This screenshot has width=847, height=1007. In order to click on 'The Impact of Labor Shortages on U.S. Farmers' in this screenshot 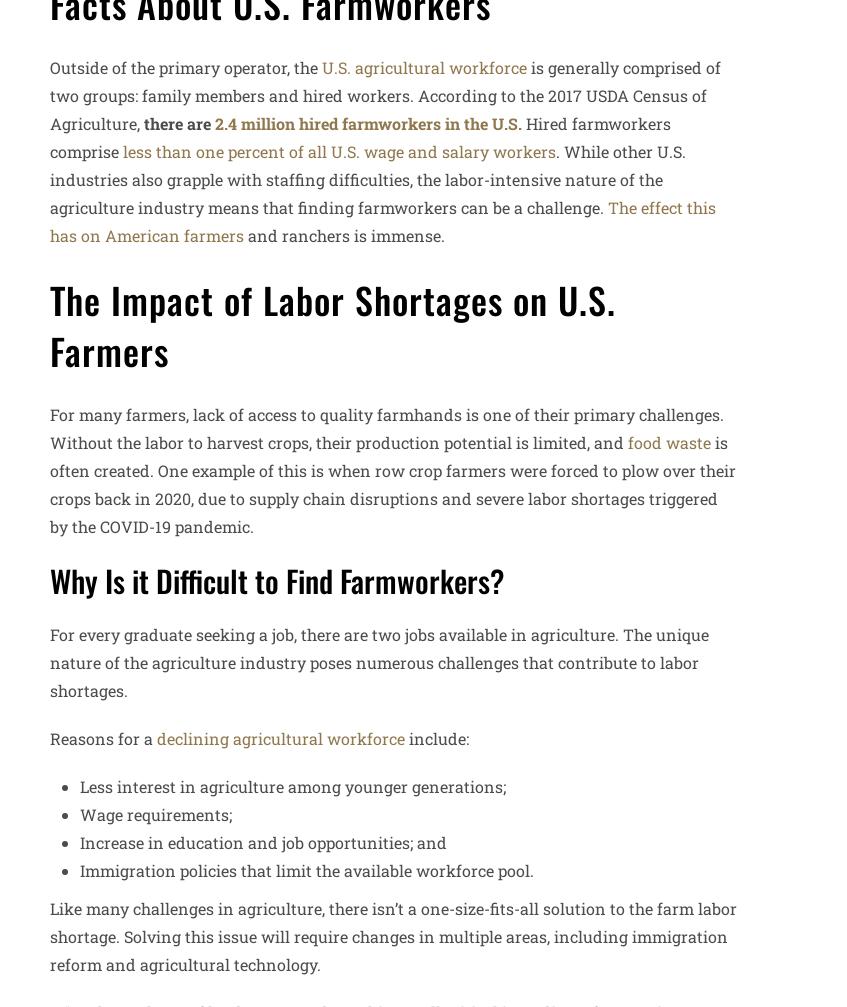, I will do `click(48, 324)`.